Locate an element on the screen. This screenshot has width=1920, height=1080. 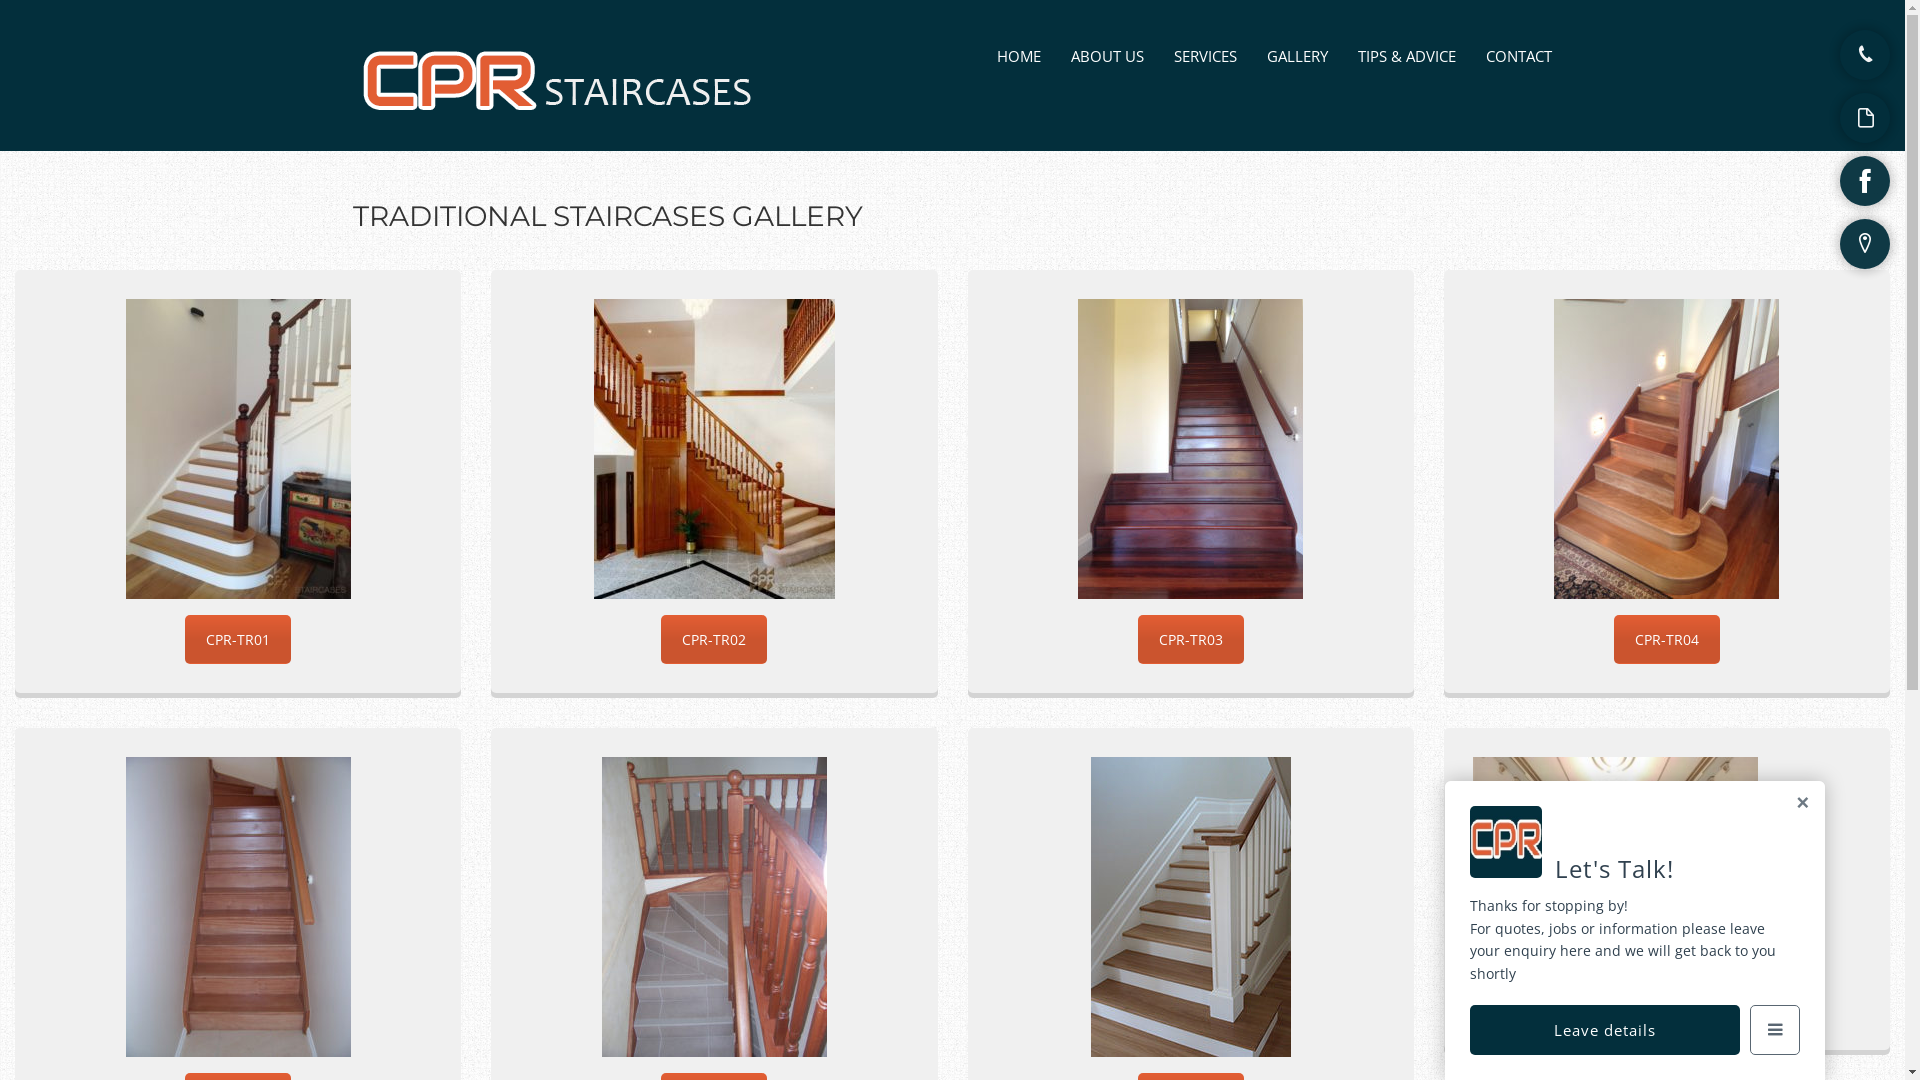
'ABOUT US' is located at coordinates (1106, 55).